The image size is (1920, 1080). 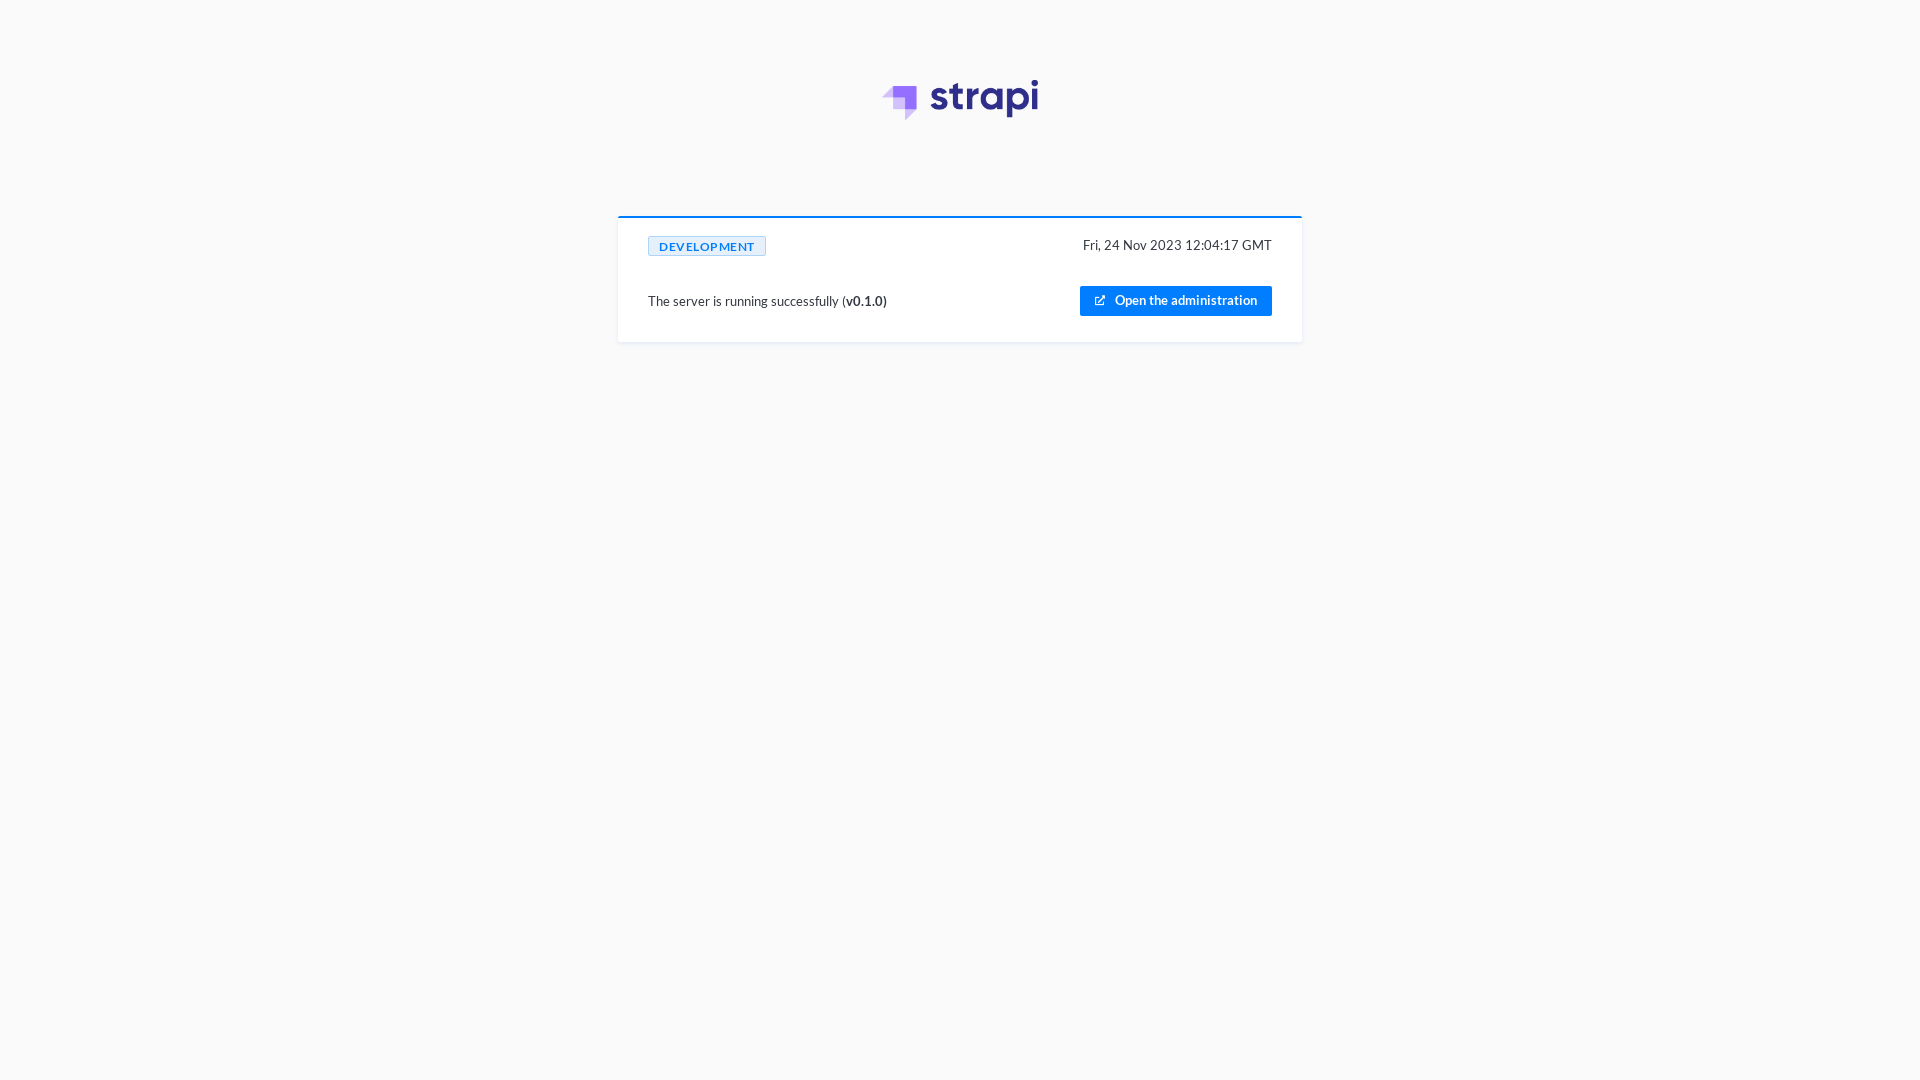 What do you see at coordinates (1176, 300) in the screenshot?
I see `'Open the administration'` at bounding box center [1176, 300].